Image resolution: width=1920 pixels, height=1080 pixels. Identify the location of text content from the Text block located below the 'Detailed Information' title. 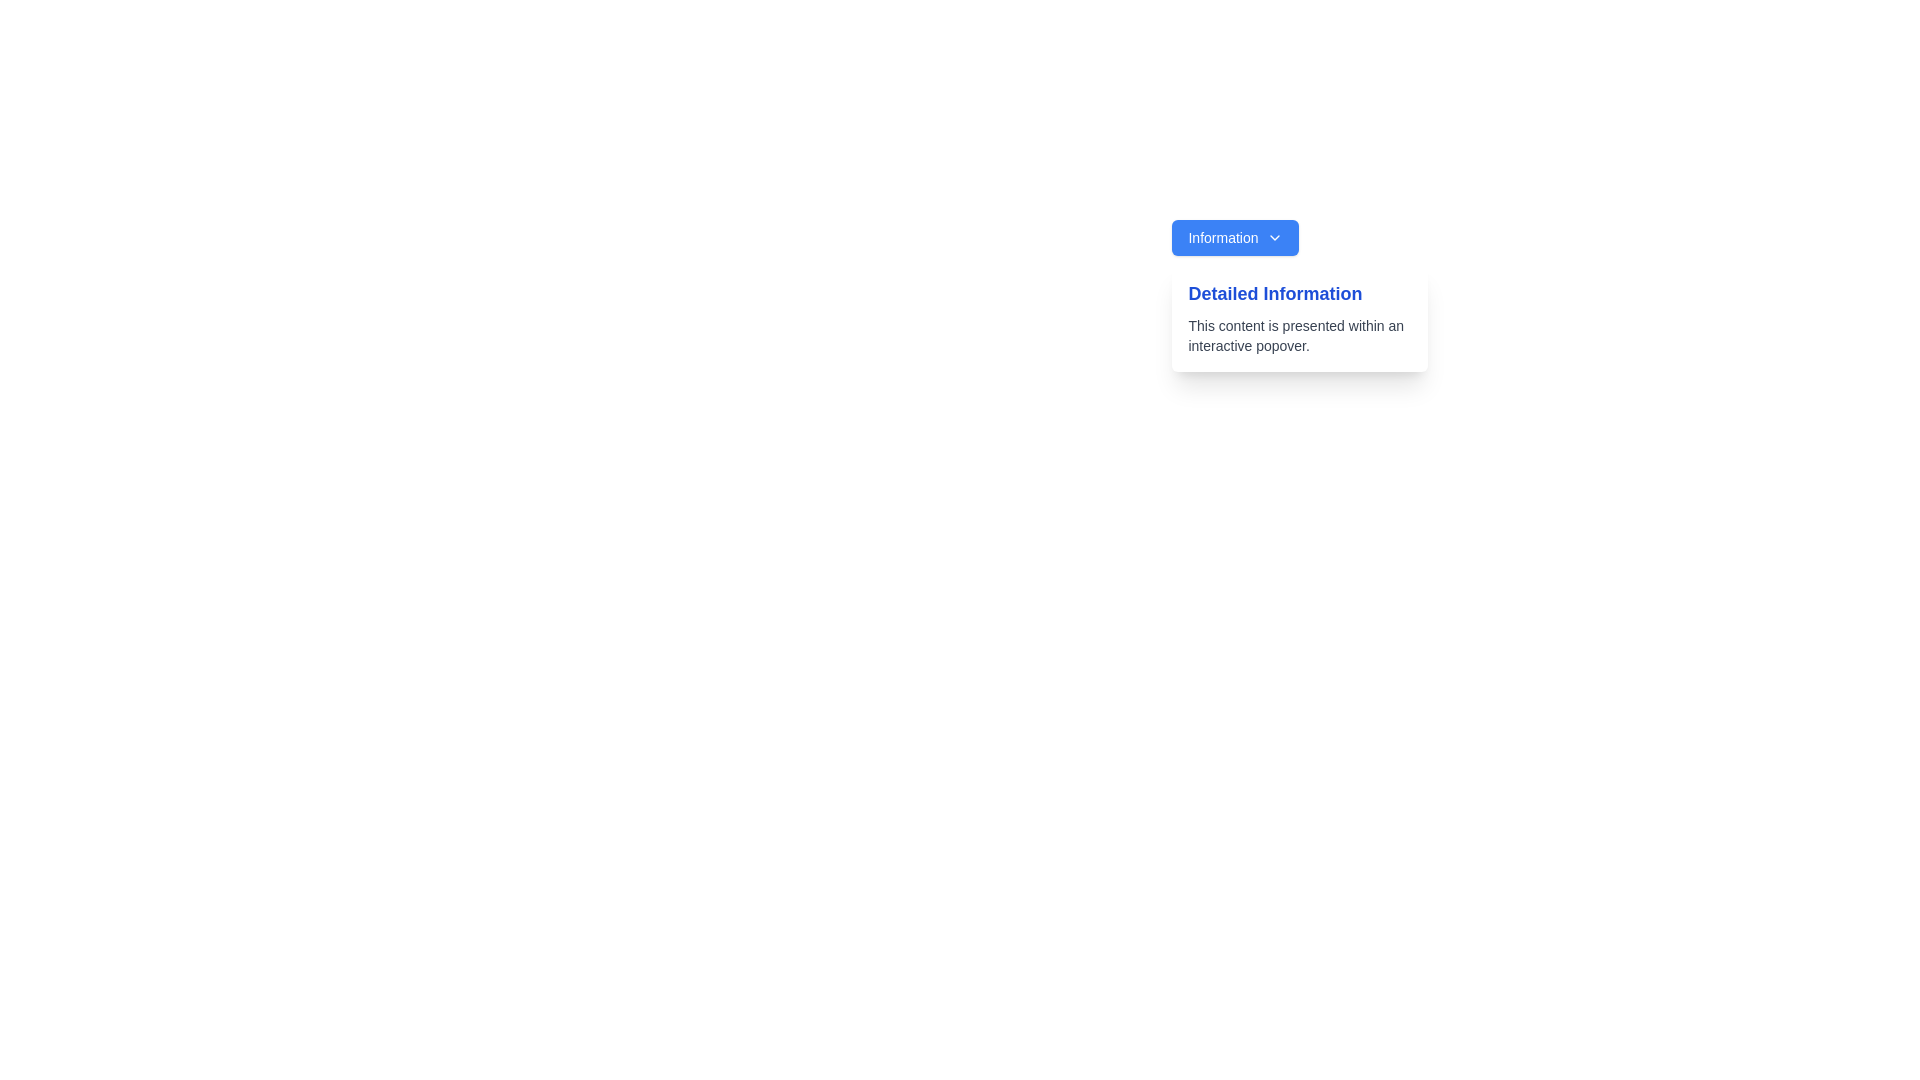
(1300, 334).